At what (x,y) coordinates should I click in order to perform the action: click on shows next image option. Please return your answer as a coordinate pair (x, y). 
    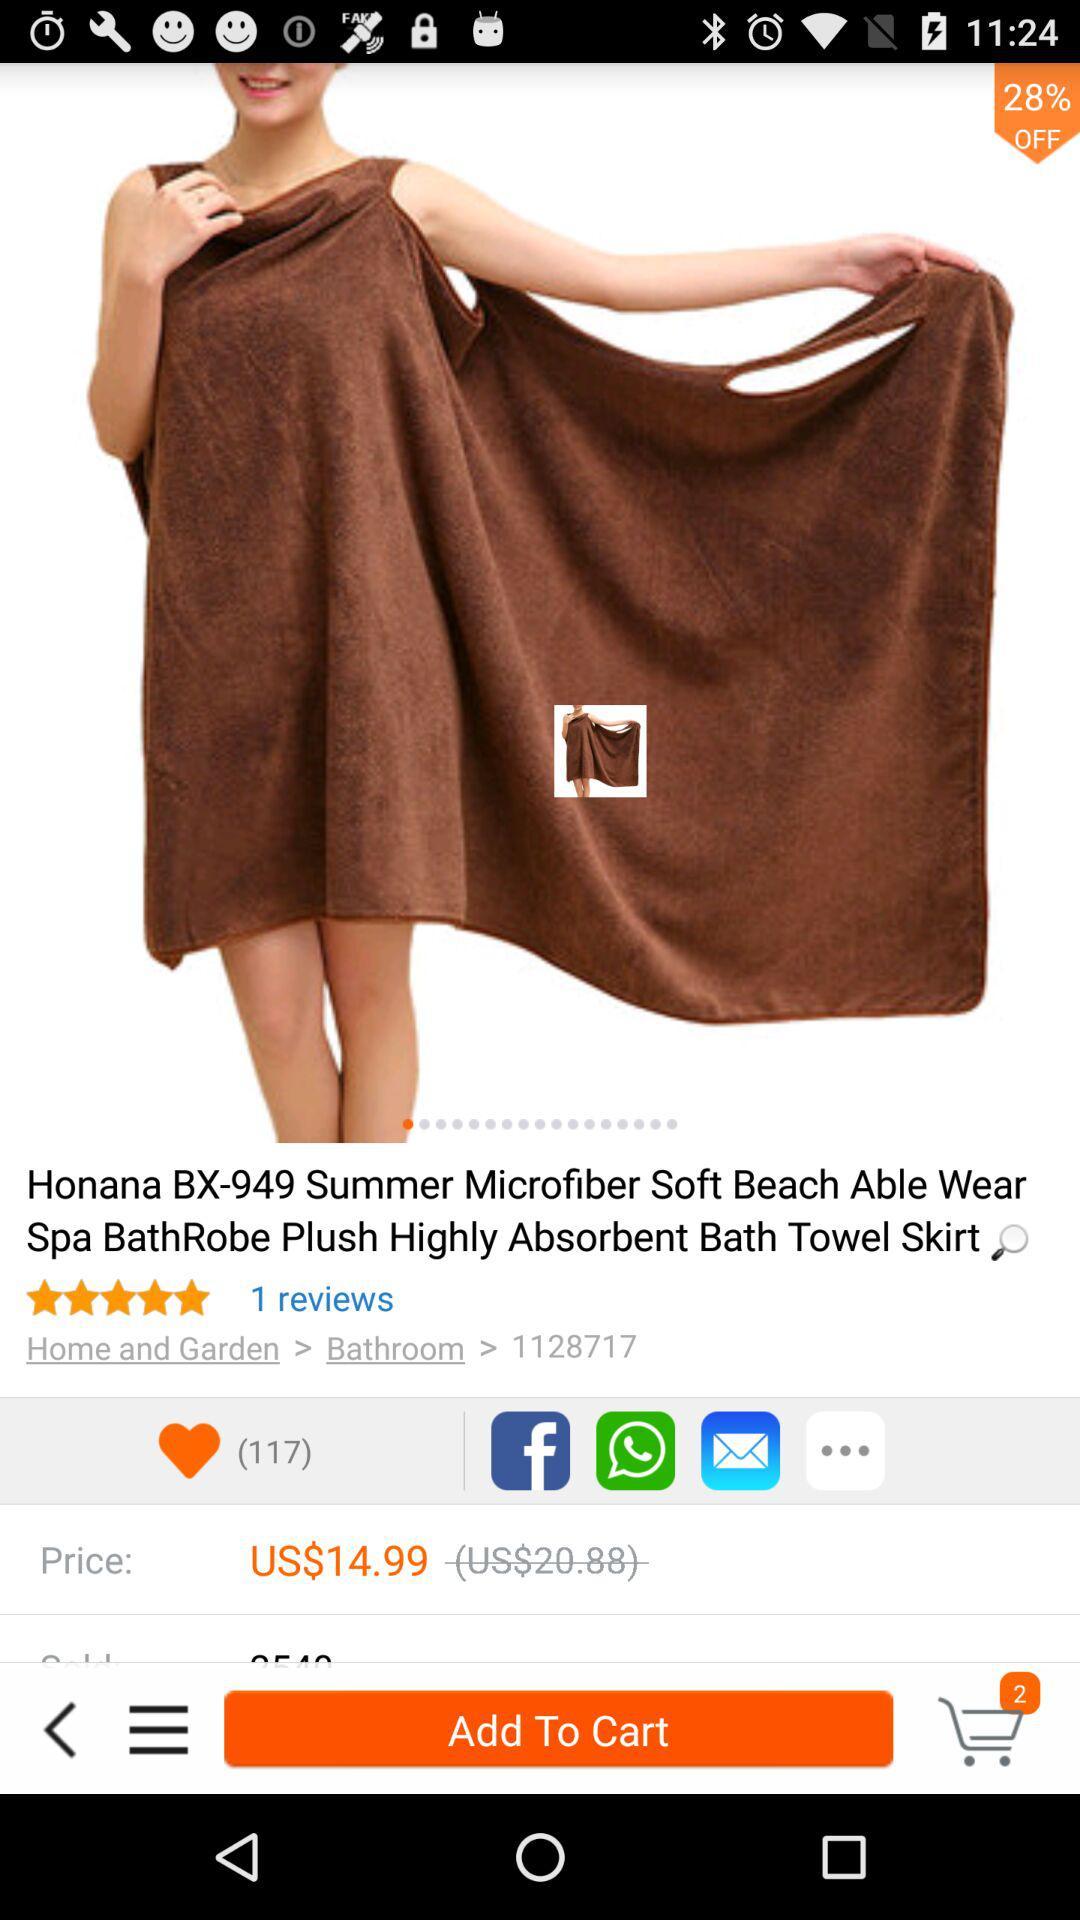
    Looking at the image, I should click on (490, 1124).